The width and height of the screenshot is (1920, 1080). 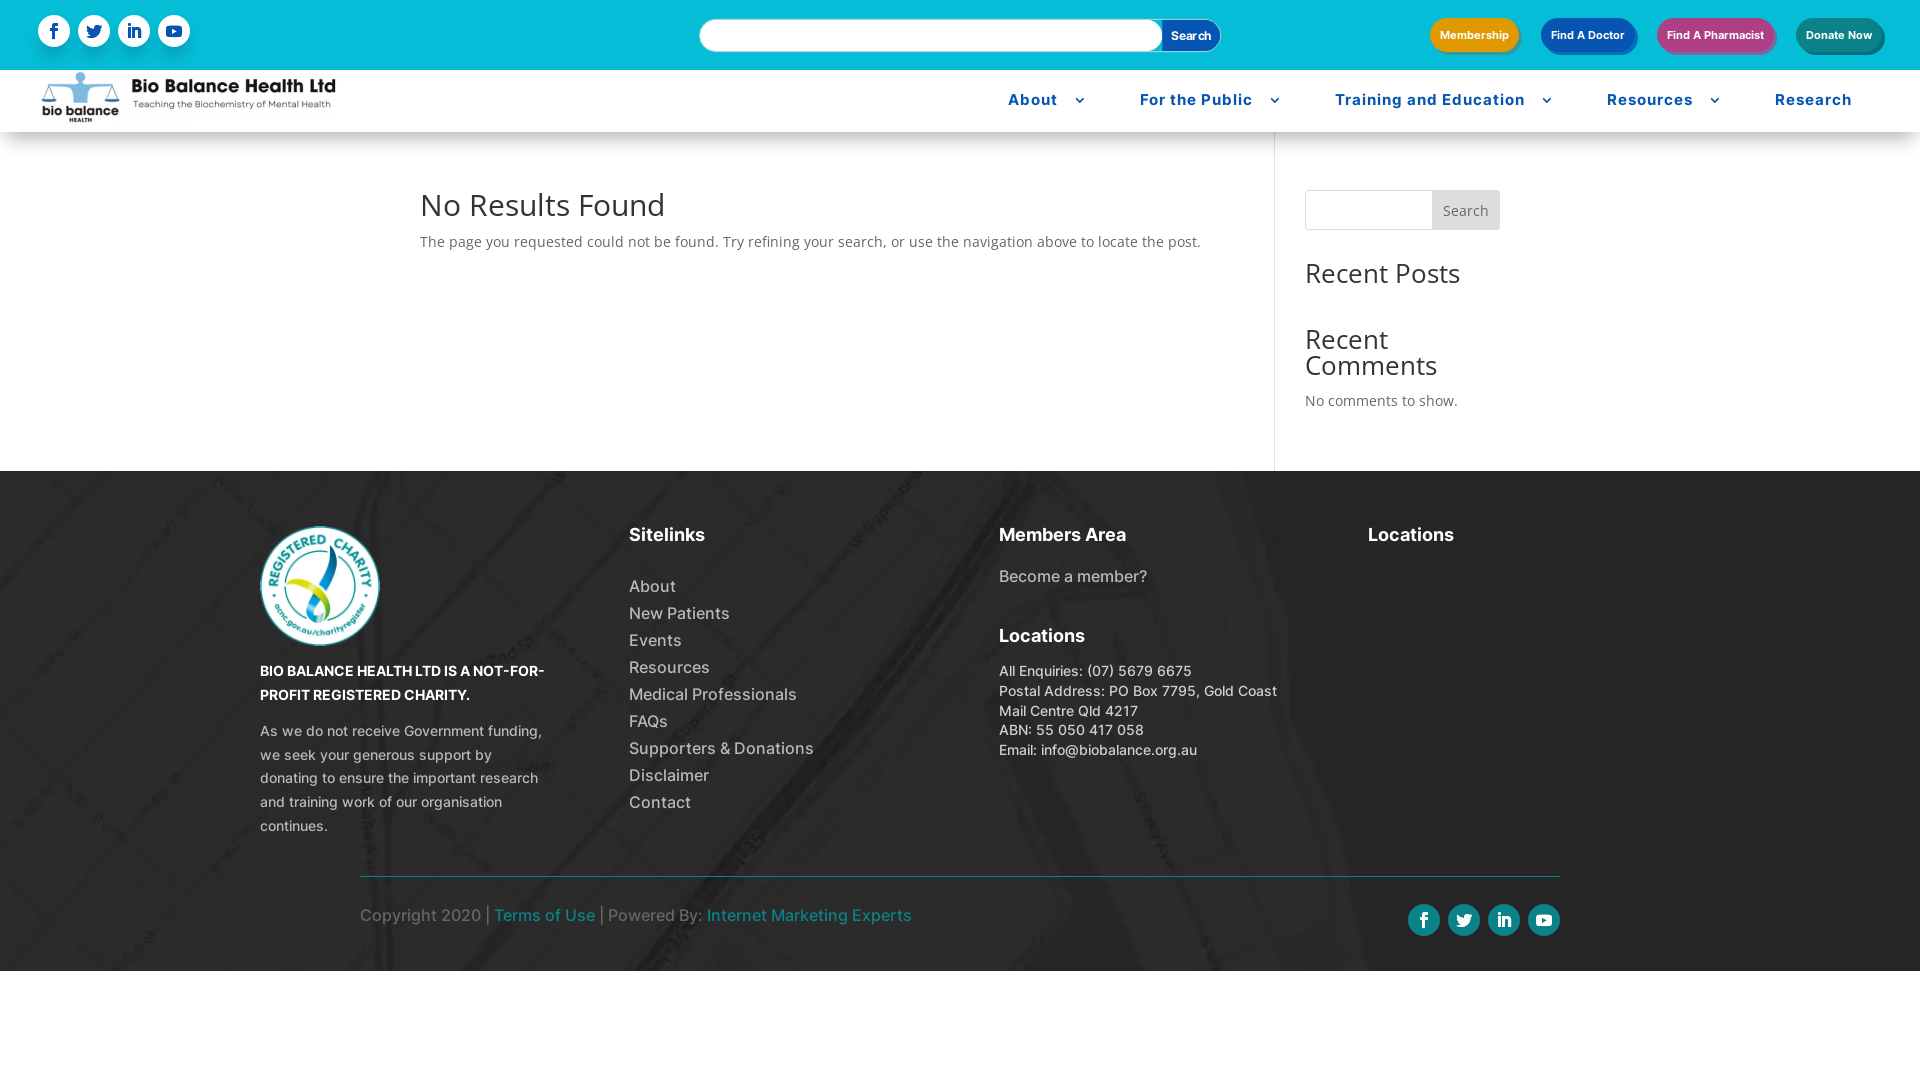 I want to click on 'Terms of Use', so click(x=544, y=914).